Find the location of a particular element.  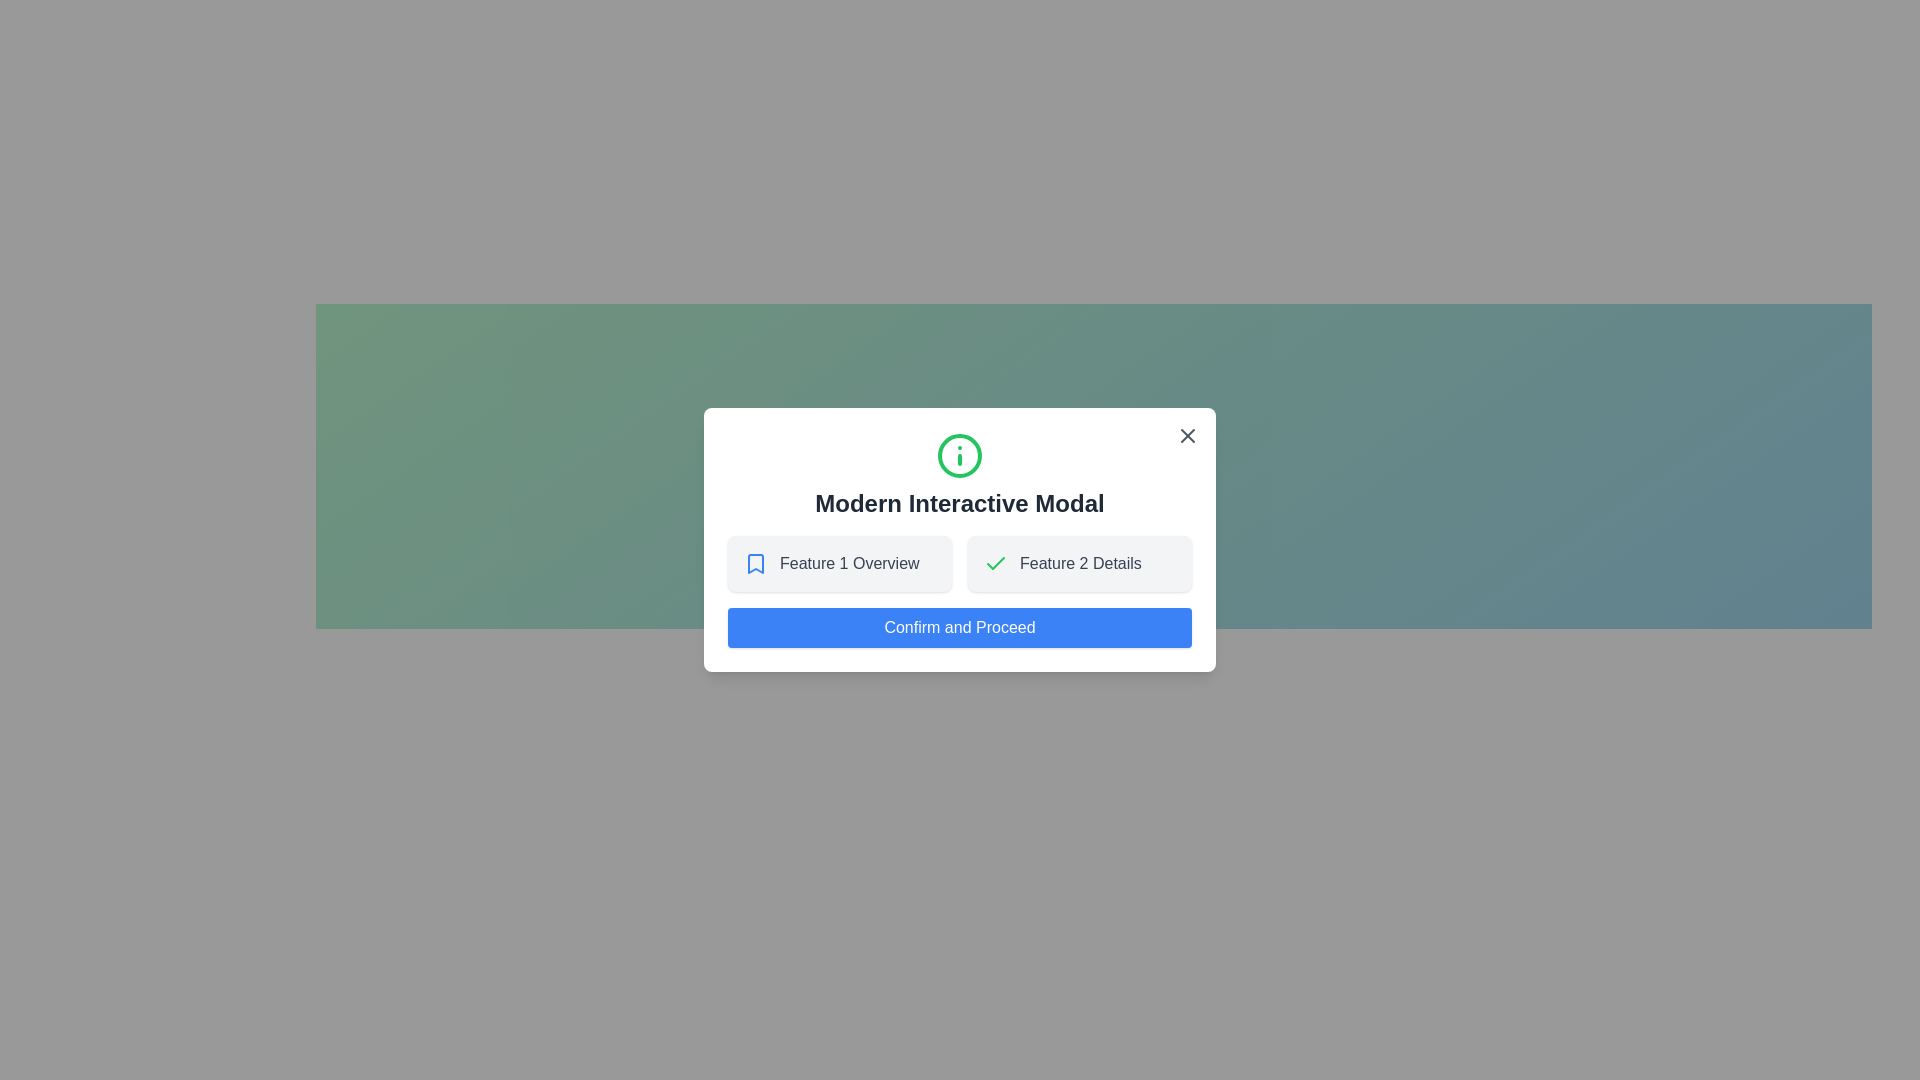

the decorative bookmark icon associated with the 'Feature 1 Overview' tab, located at the center of the modal is located at coordinates (754, 563).